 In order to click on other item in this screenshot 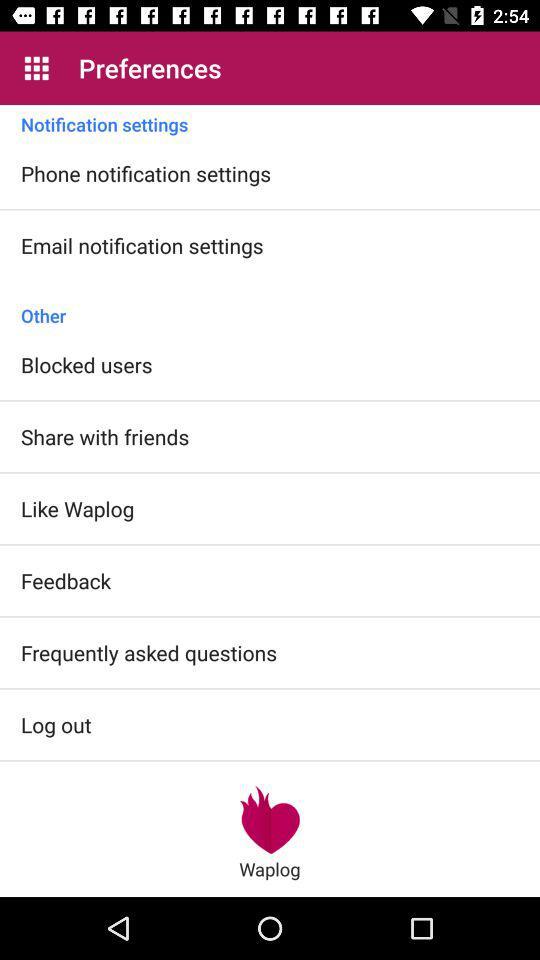, I will do `click(270, 305)`.